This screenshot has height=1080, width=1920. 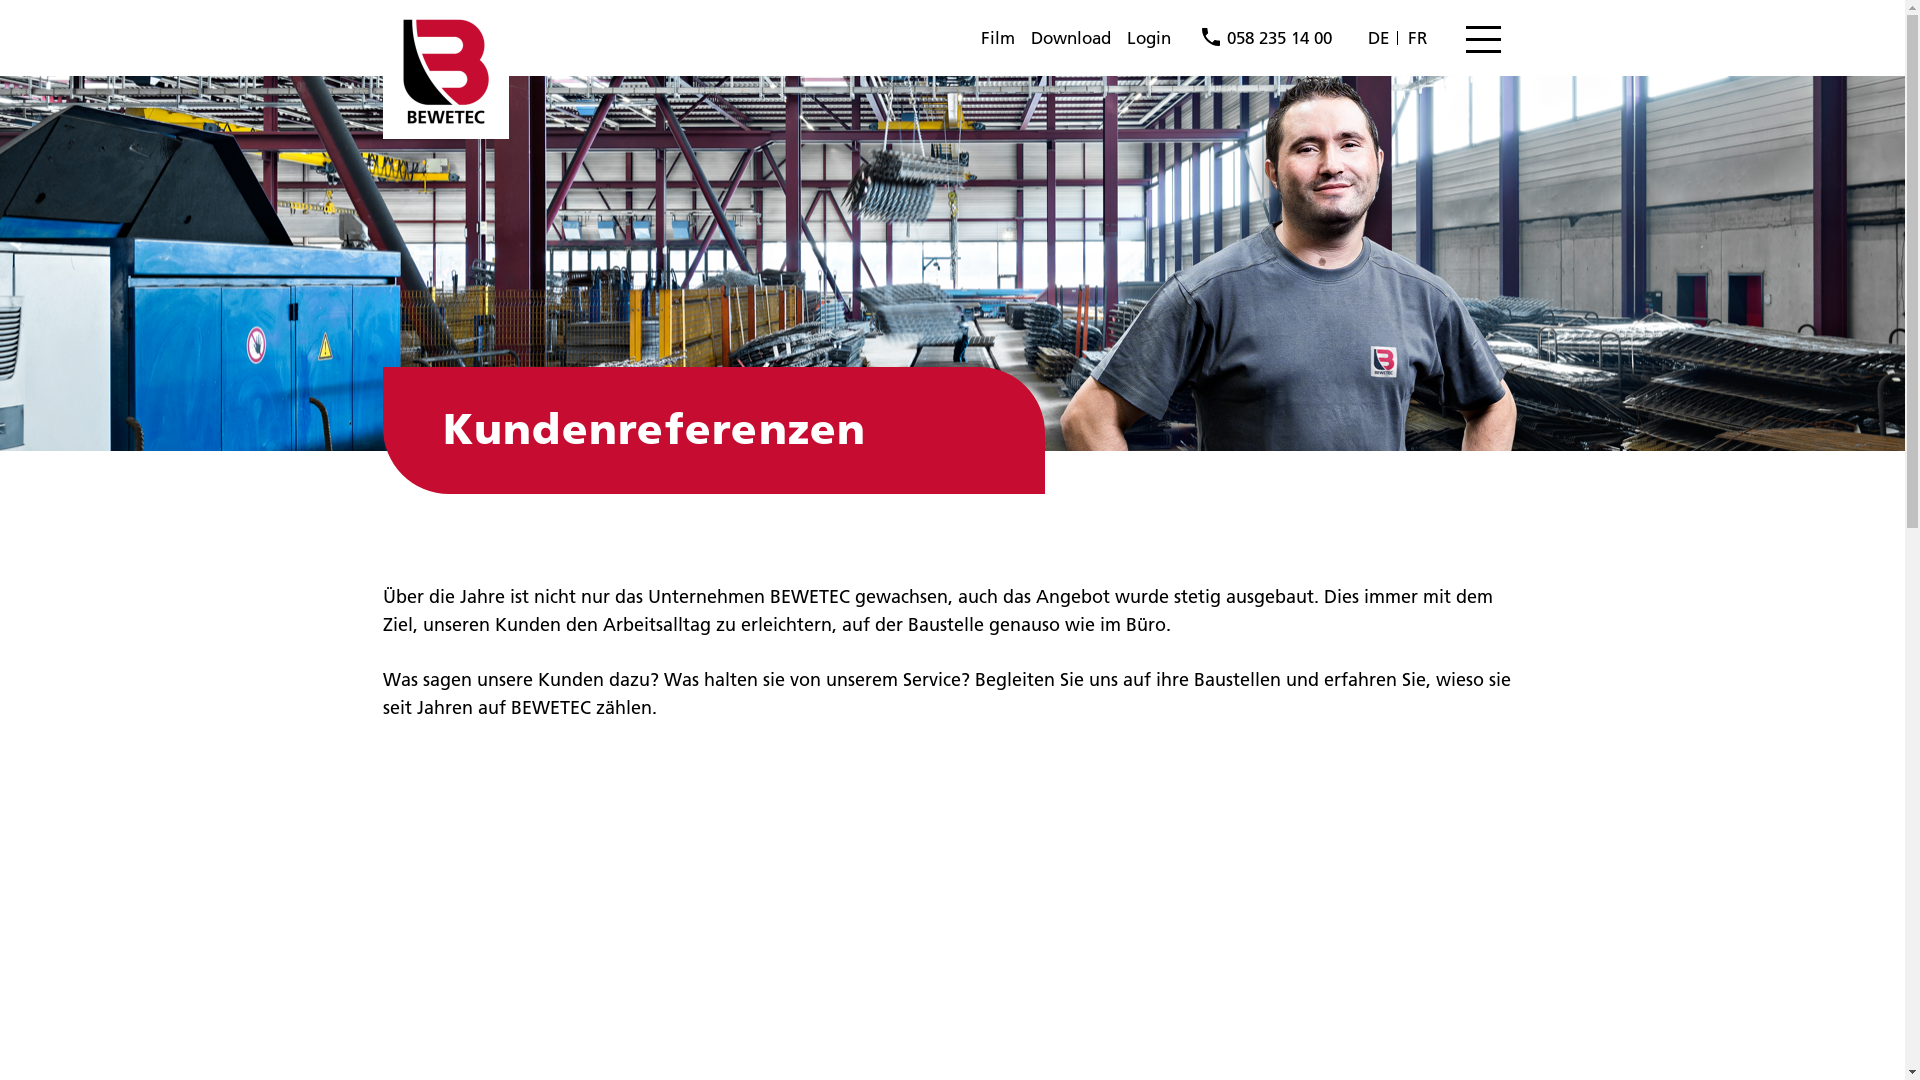 I want to click on 'BEWETEC Testimonial: Willi Bau AG (deutsch)', so click(x=631, y=888).